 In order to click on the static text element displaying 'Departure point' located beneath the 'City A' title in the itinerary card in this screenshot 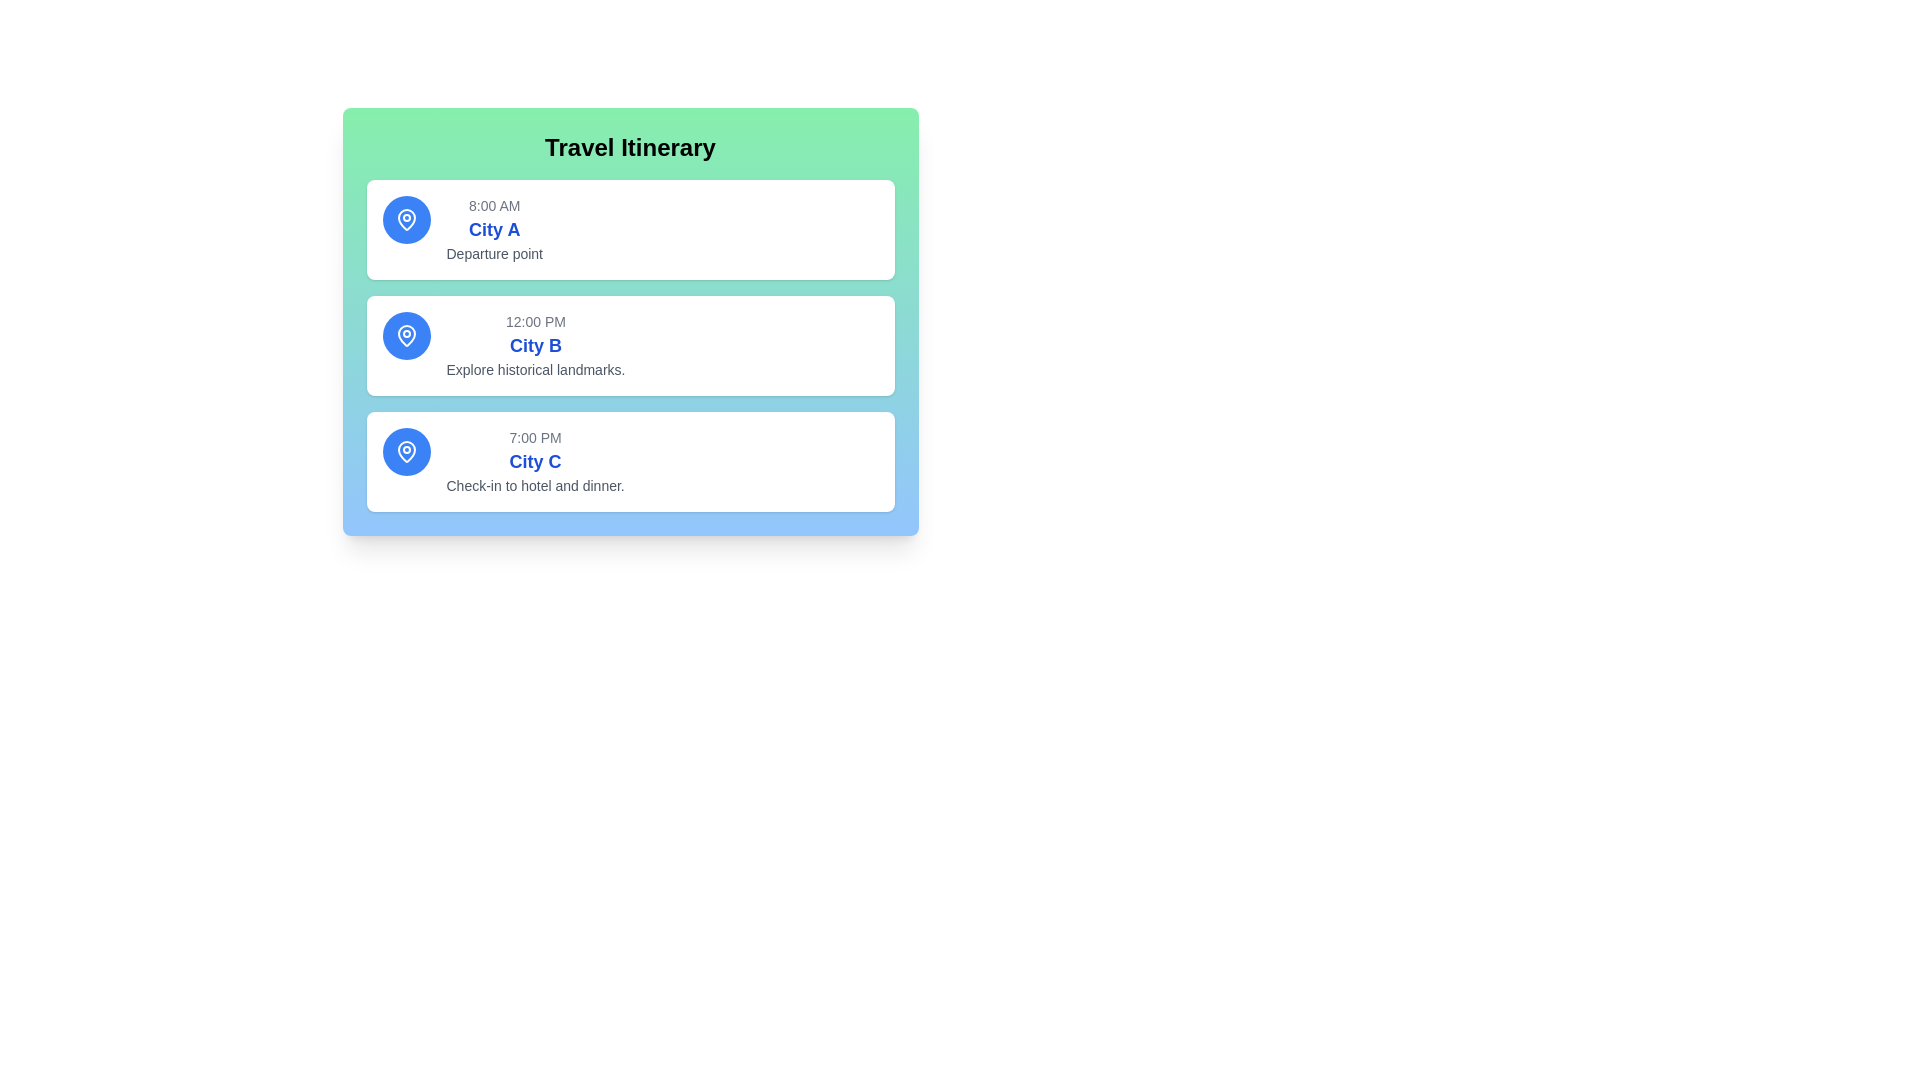, I will do `click(494, 253)`.